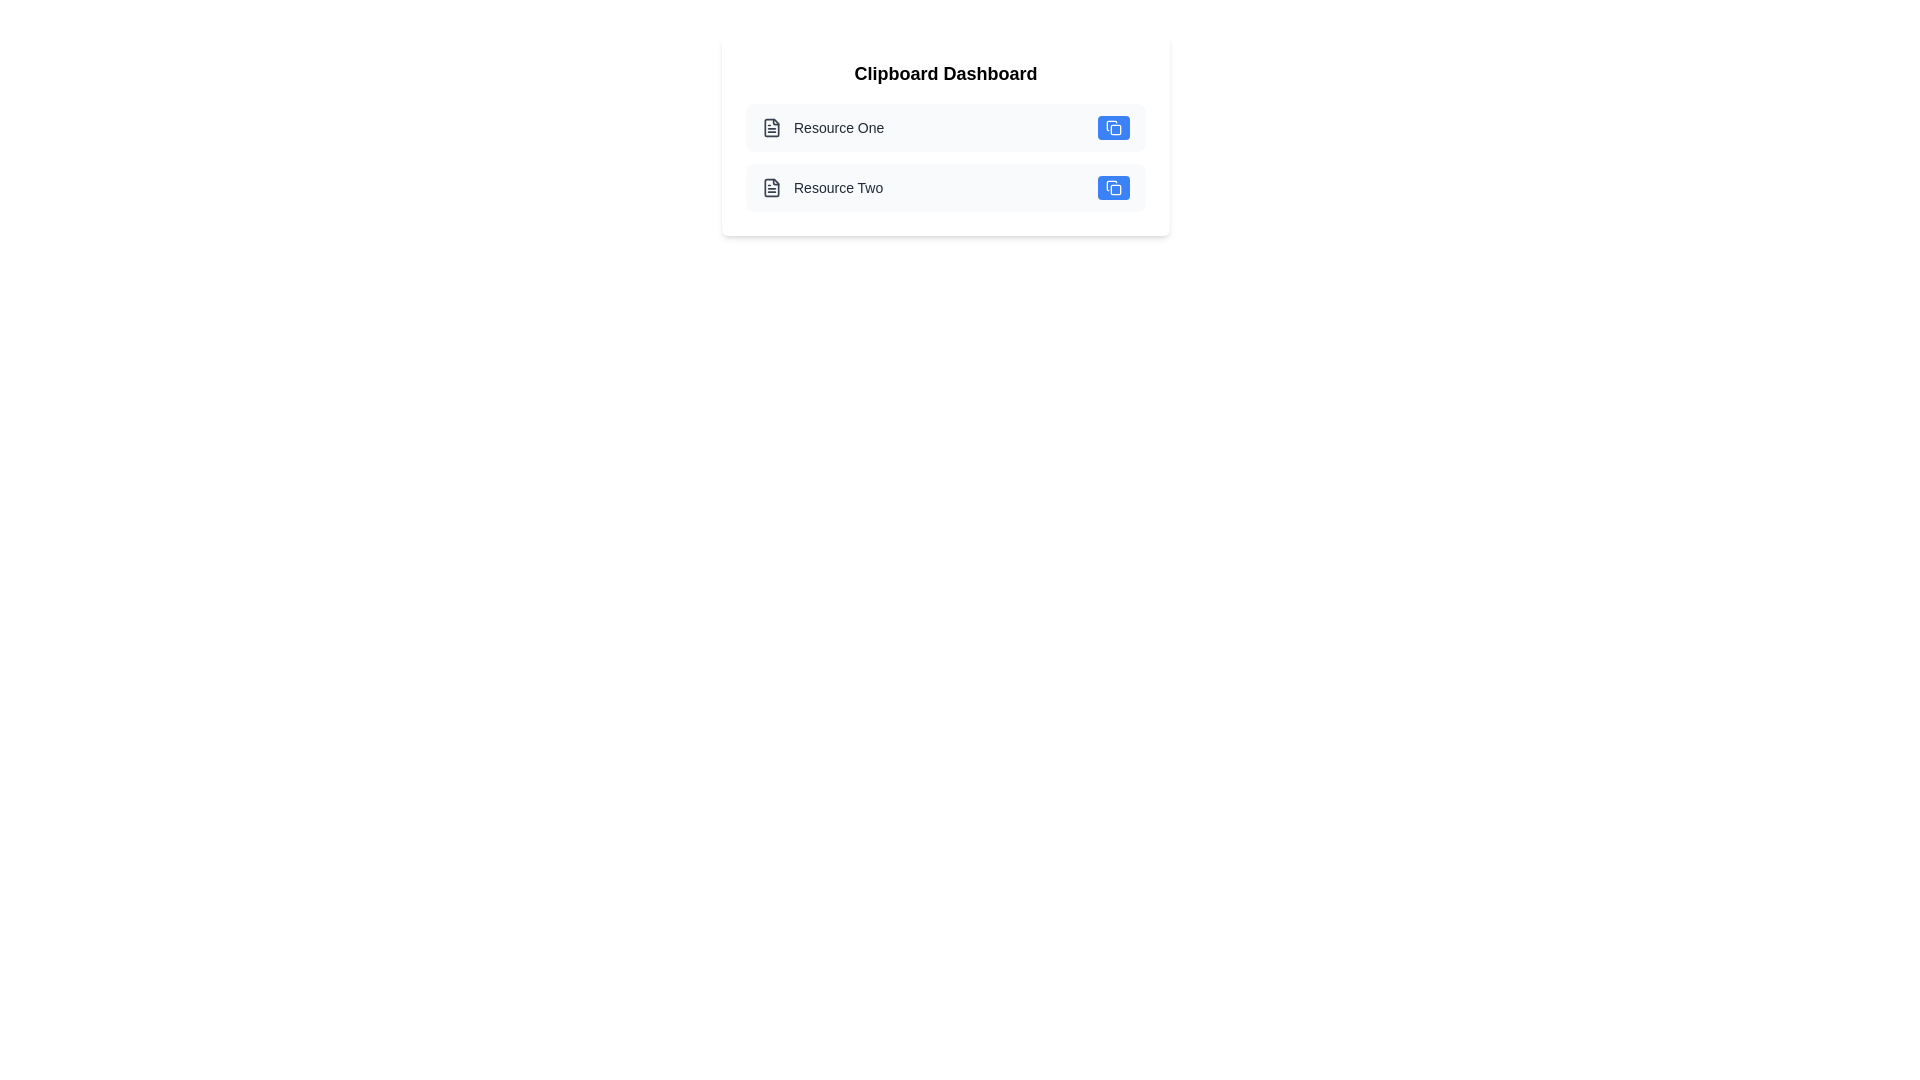 This screenshot has height=1080, width=1920. I want to click on the first resource row in the dashboard section that provides access to 'Resource One' and 'Resource Two' for details, so click(944, 135).